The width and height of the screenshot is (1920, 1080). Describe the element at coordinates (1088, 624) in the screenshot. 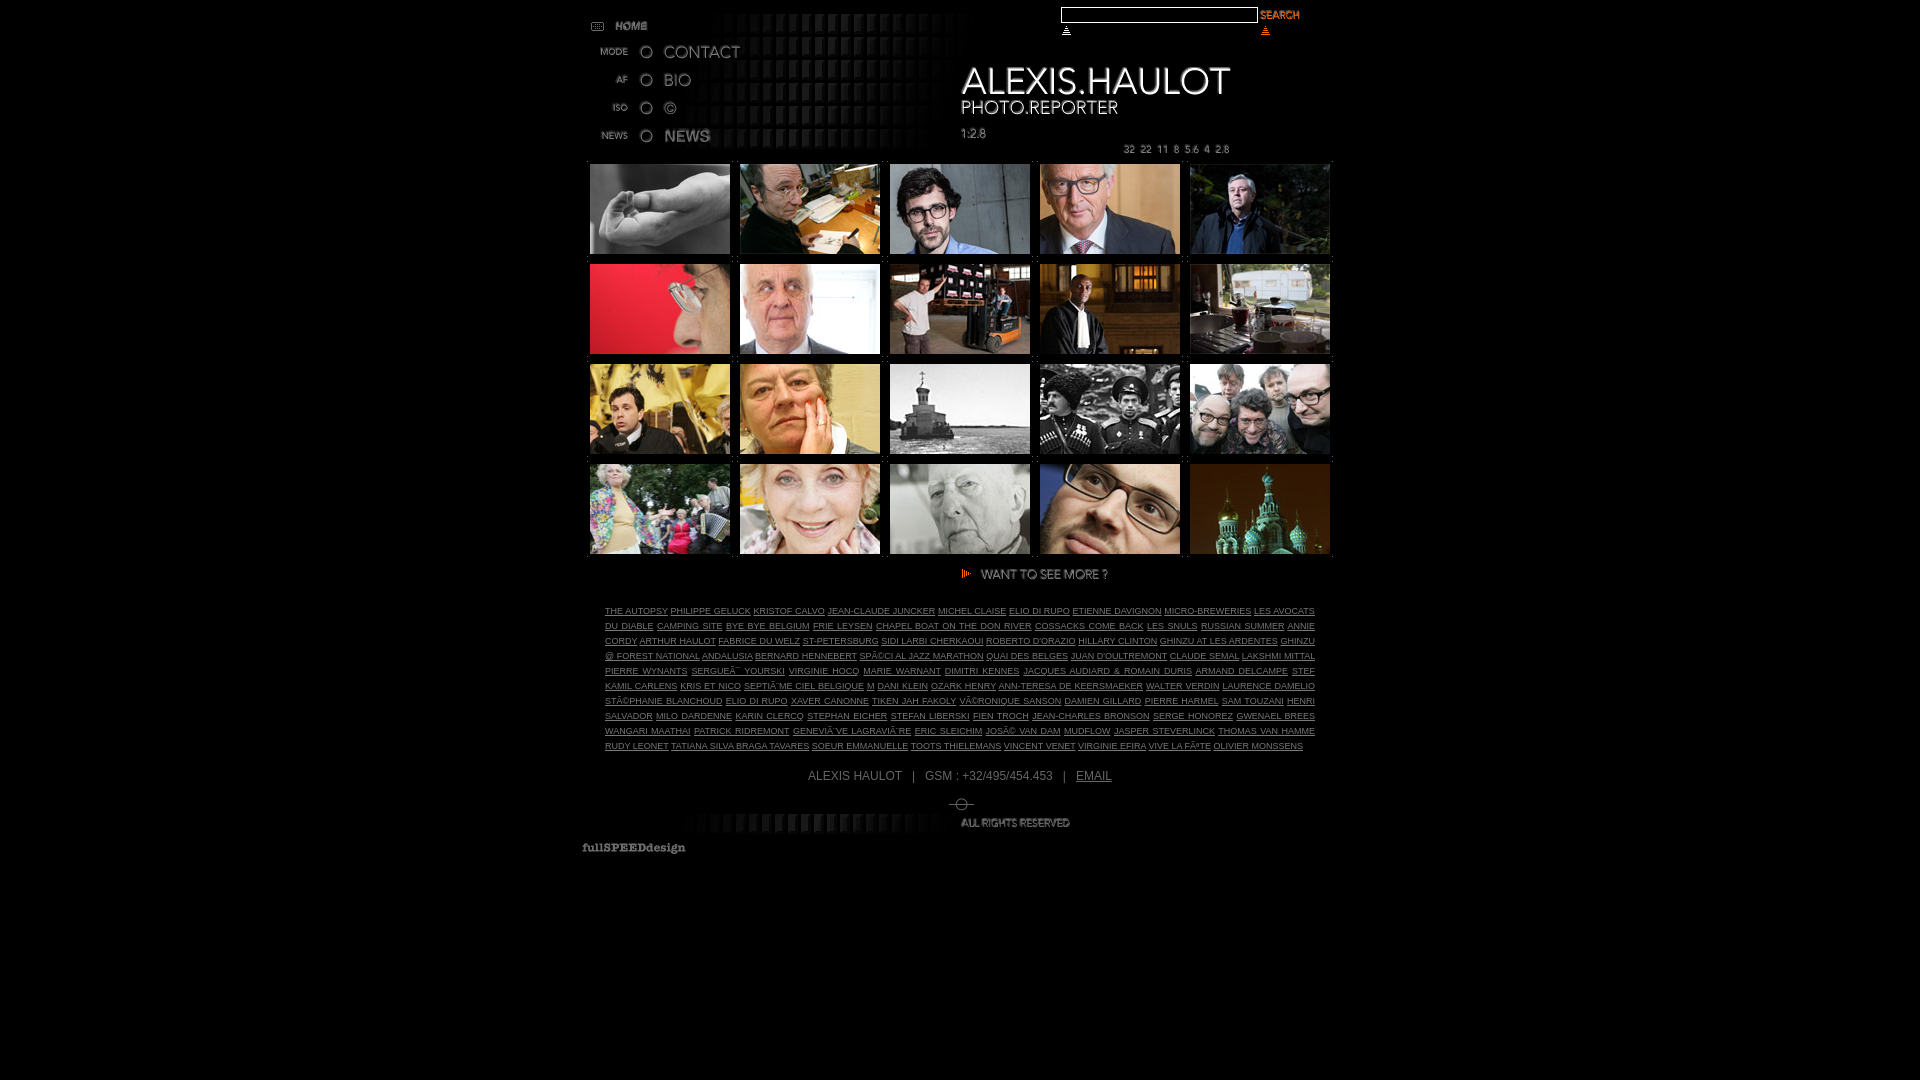

I see `'COSSACKS COME BACK'` at that location.